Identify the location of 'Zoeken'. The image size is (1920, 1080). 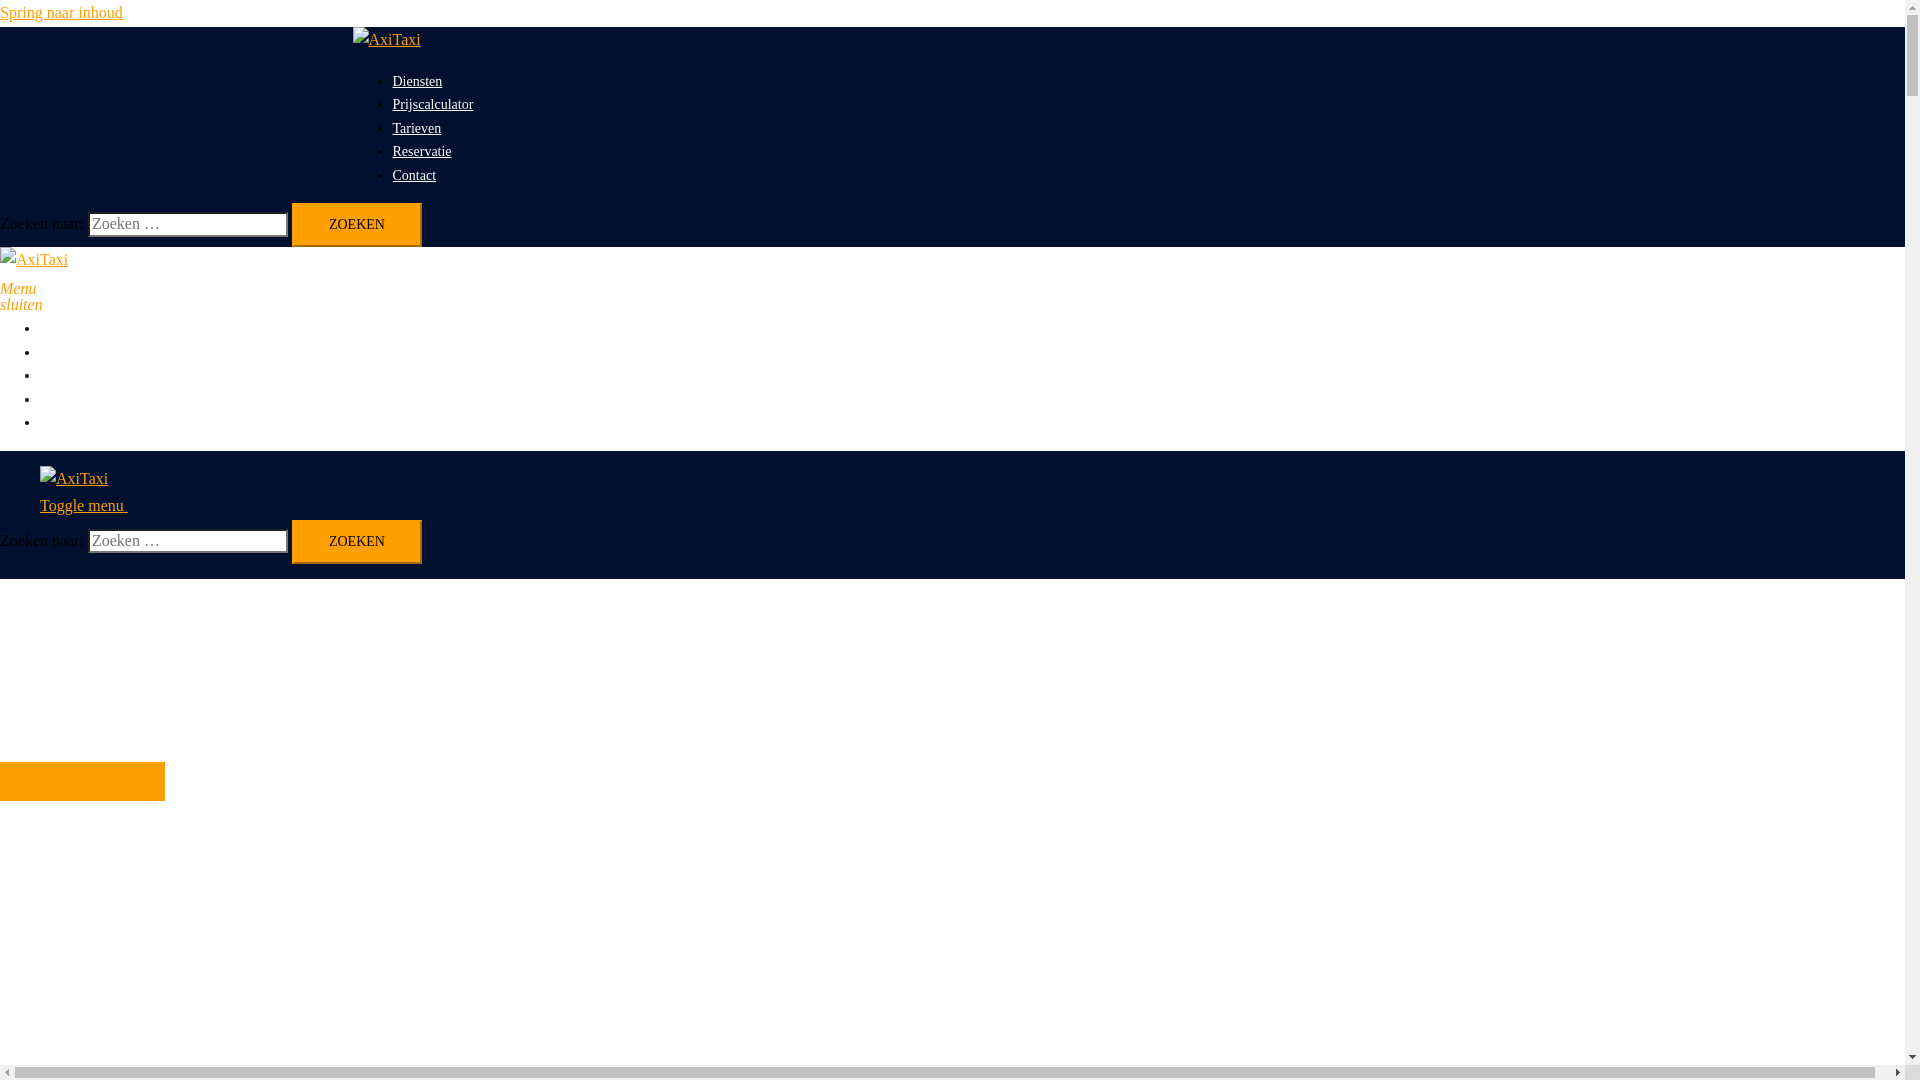
(356, 224).